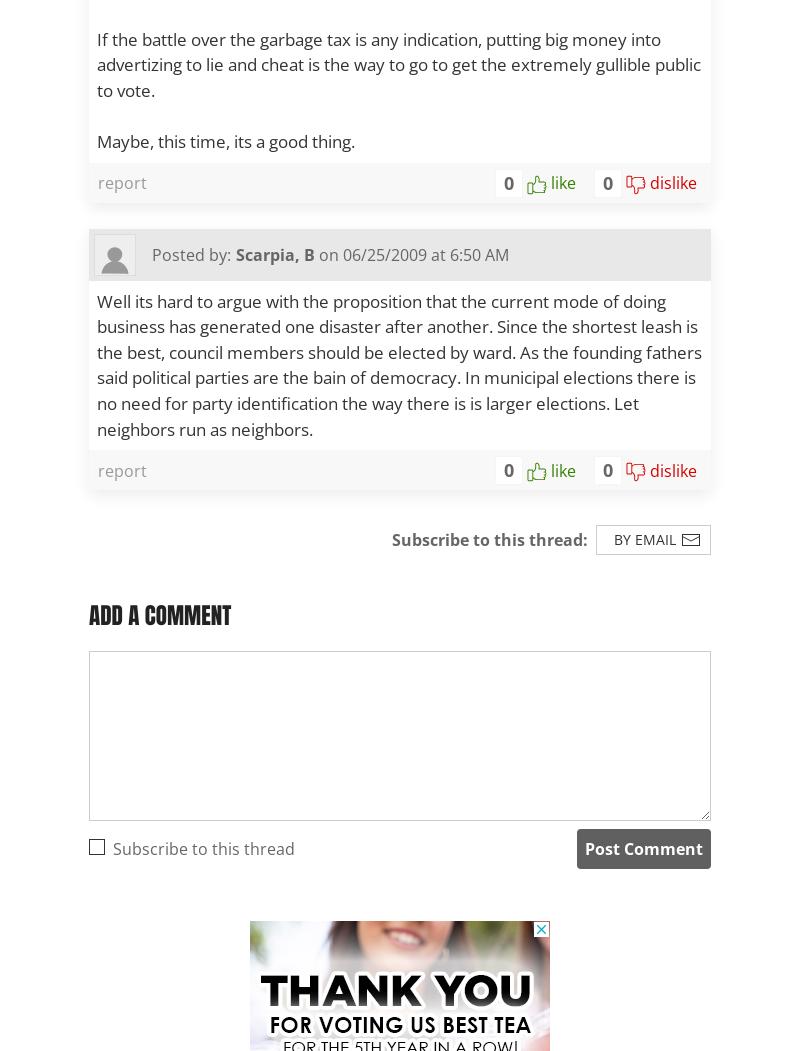  Describe the element at coordinates (398, 364) in the screenshot. I see `'Well its hard to argue with the proposition that the current mode of doing business has generated one disaster after another.  Since the shortest leash is the best, council members should be elected by ward.  As the founding fathers said political parties are the bain of democracy.  In municipal elections there is no need for party identification the way there is is larger elections. Let neighbors run as neighbors.'` at that location.